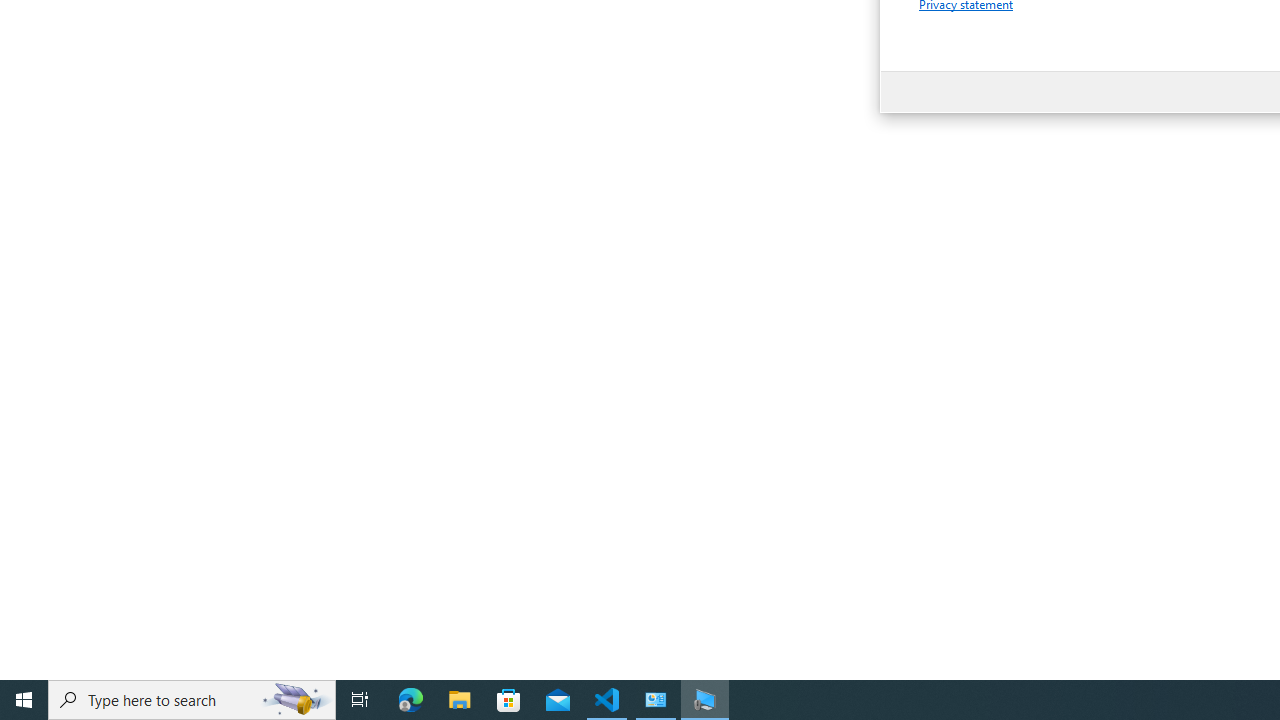 The height and width of the screenshot is (720, 1280). What do you see at coordinates (459, 698) in the screenshot?
I see `'File Explorer'` at bounding box center [459, 698].